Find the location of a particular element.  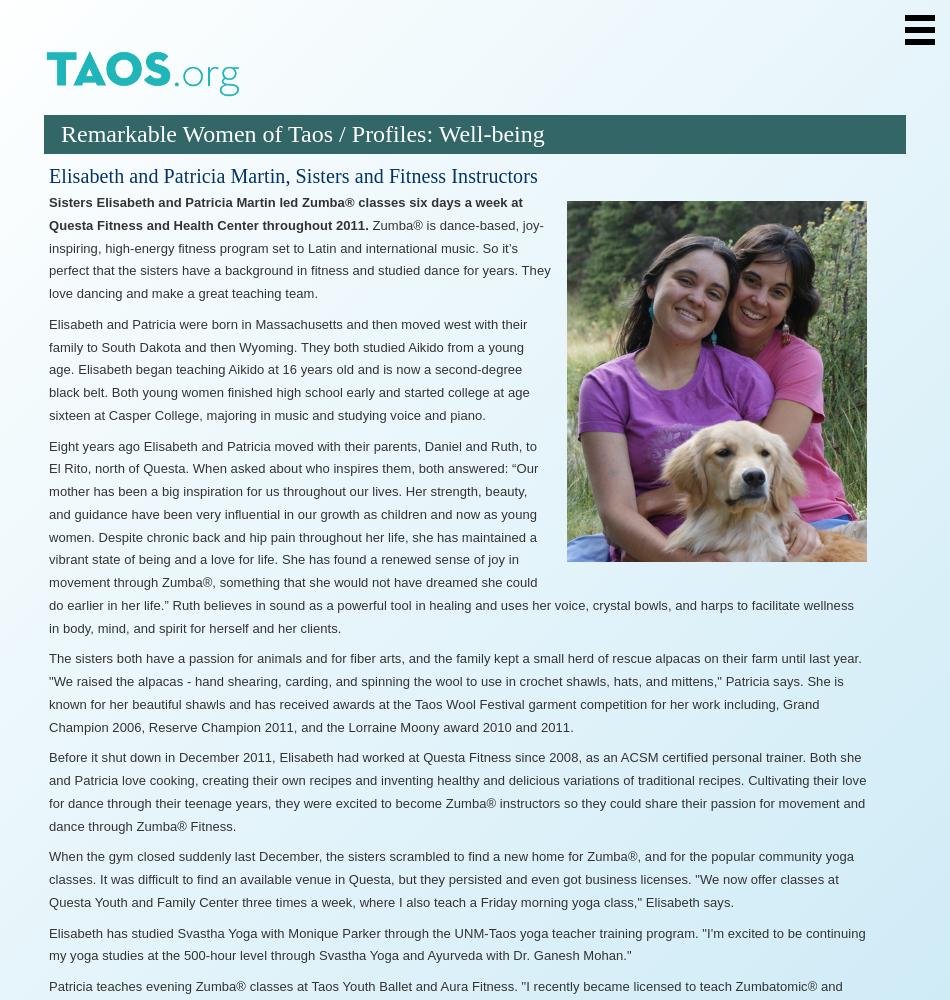

'About' is located at coordinates (118, 136).